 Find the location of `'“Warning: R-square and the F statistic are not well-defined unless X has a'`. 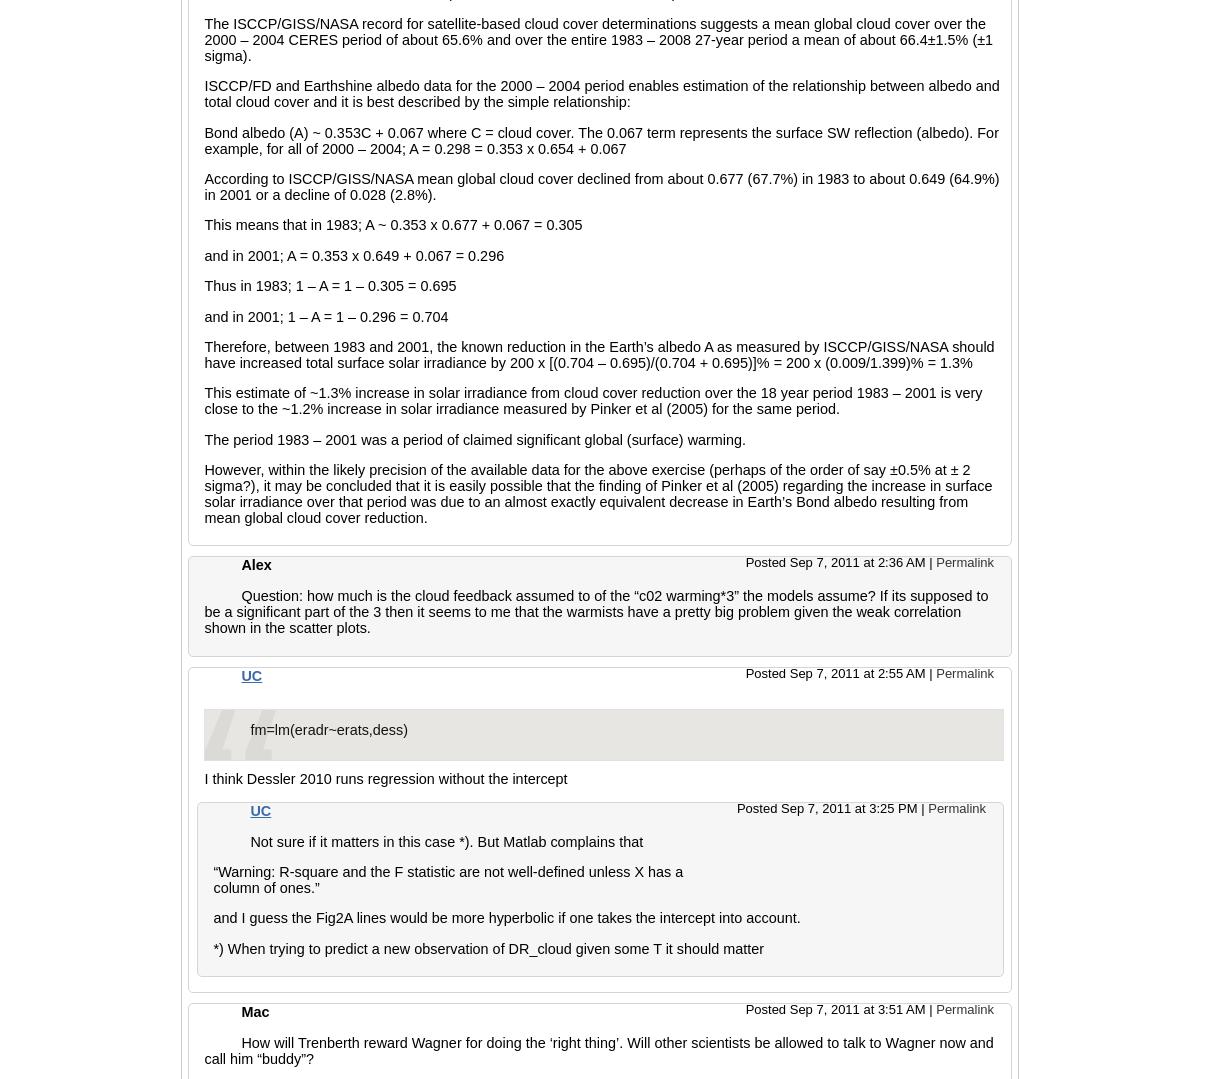

'“Warning: R-square and the F statistic are not well-defined unless X has a' is located at coordinates (447, 872).